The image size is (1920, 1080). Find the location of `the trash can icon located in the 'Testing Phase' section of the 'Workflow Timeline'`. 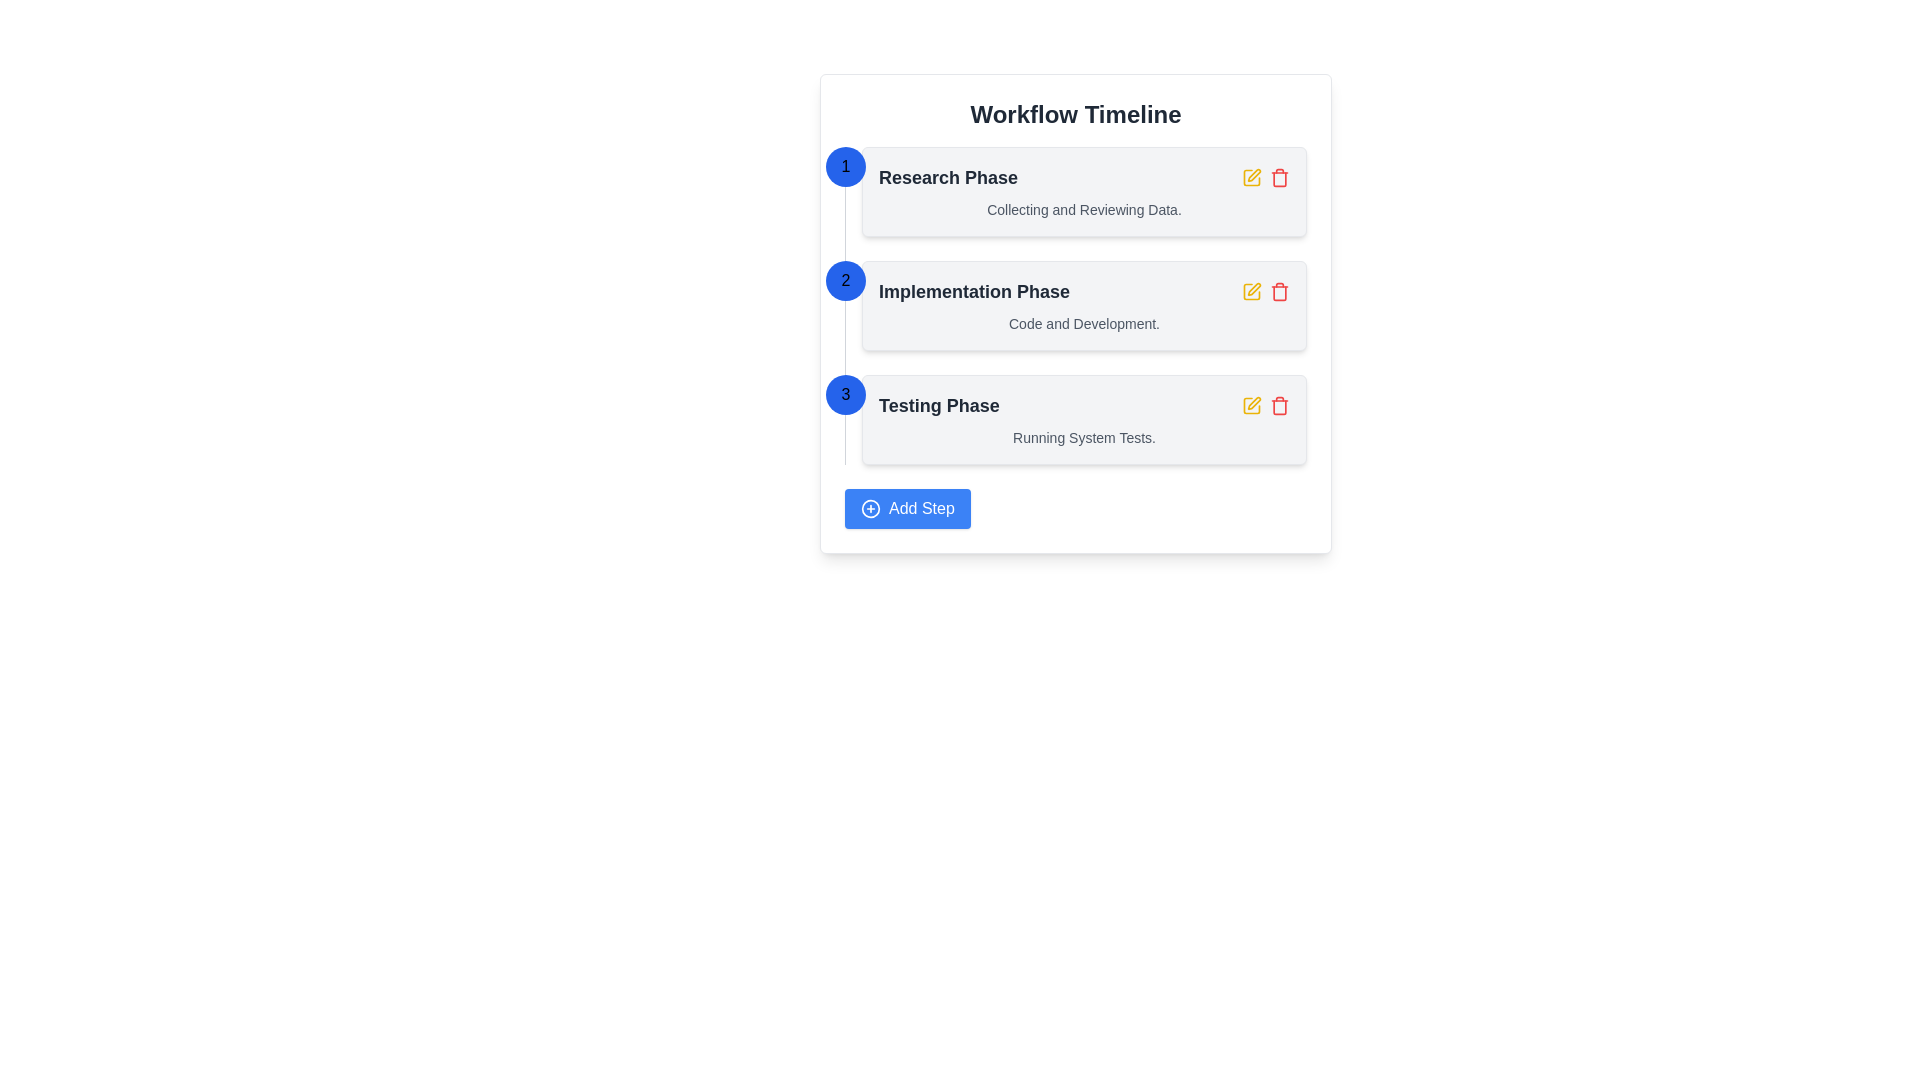

the trash can icon located in the 'Testing Phase' section of the 'Workflow Timeline' is located at coordinates (1280, 405).